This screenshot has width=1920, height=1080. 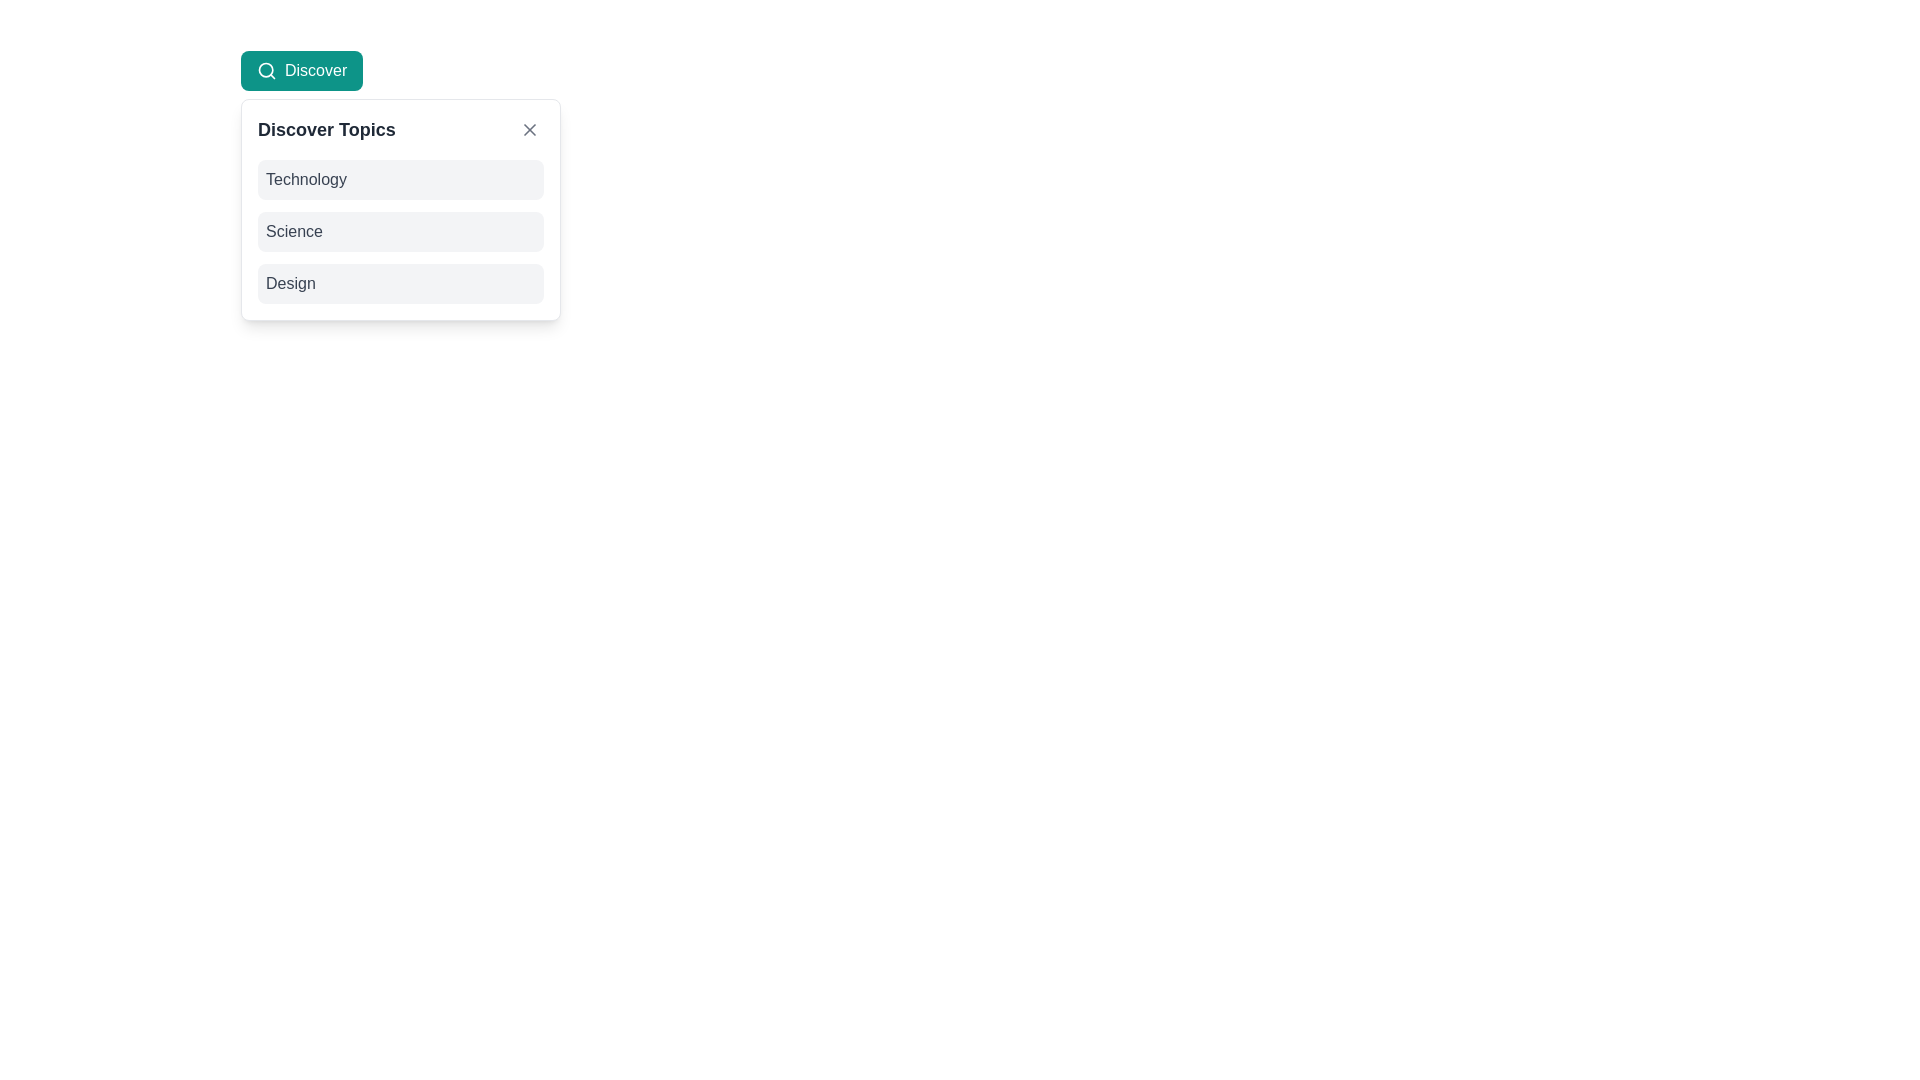 I want to click on the 'Technology' button in the 'Discover Topics' dialog box, so click(x=400, y=180).